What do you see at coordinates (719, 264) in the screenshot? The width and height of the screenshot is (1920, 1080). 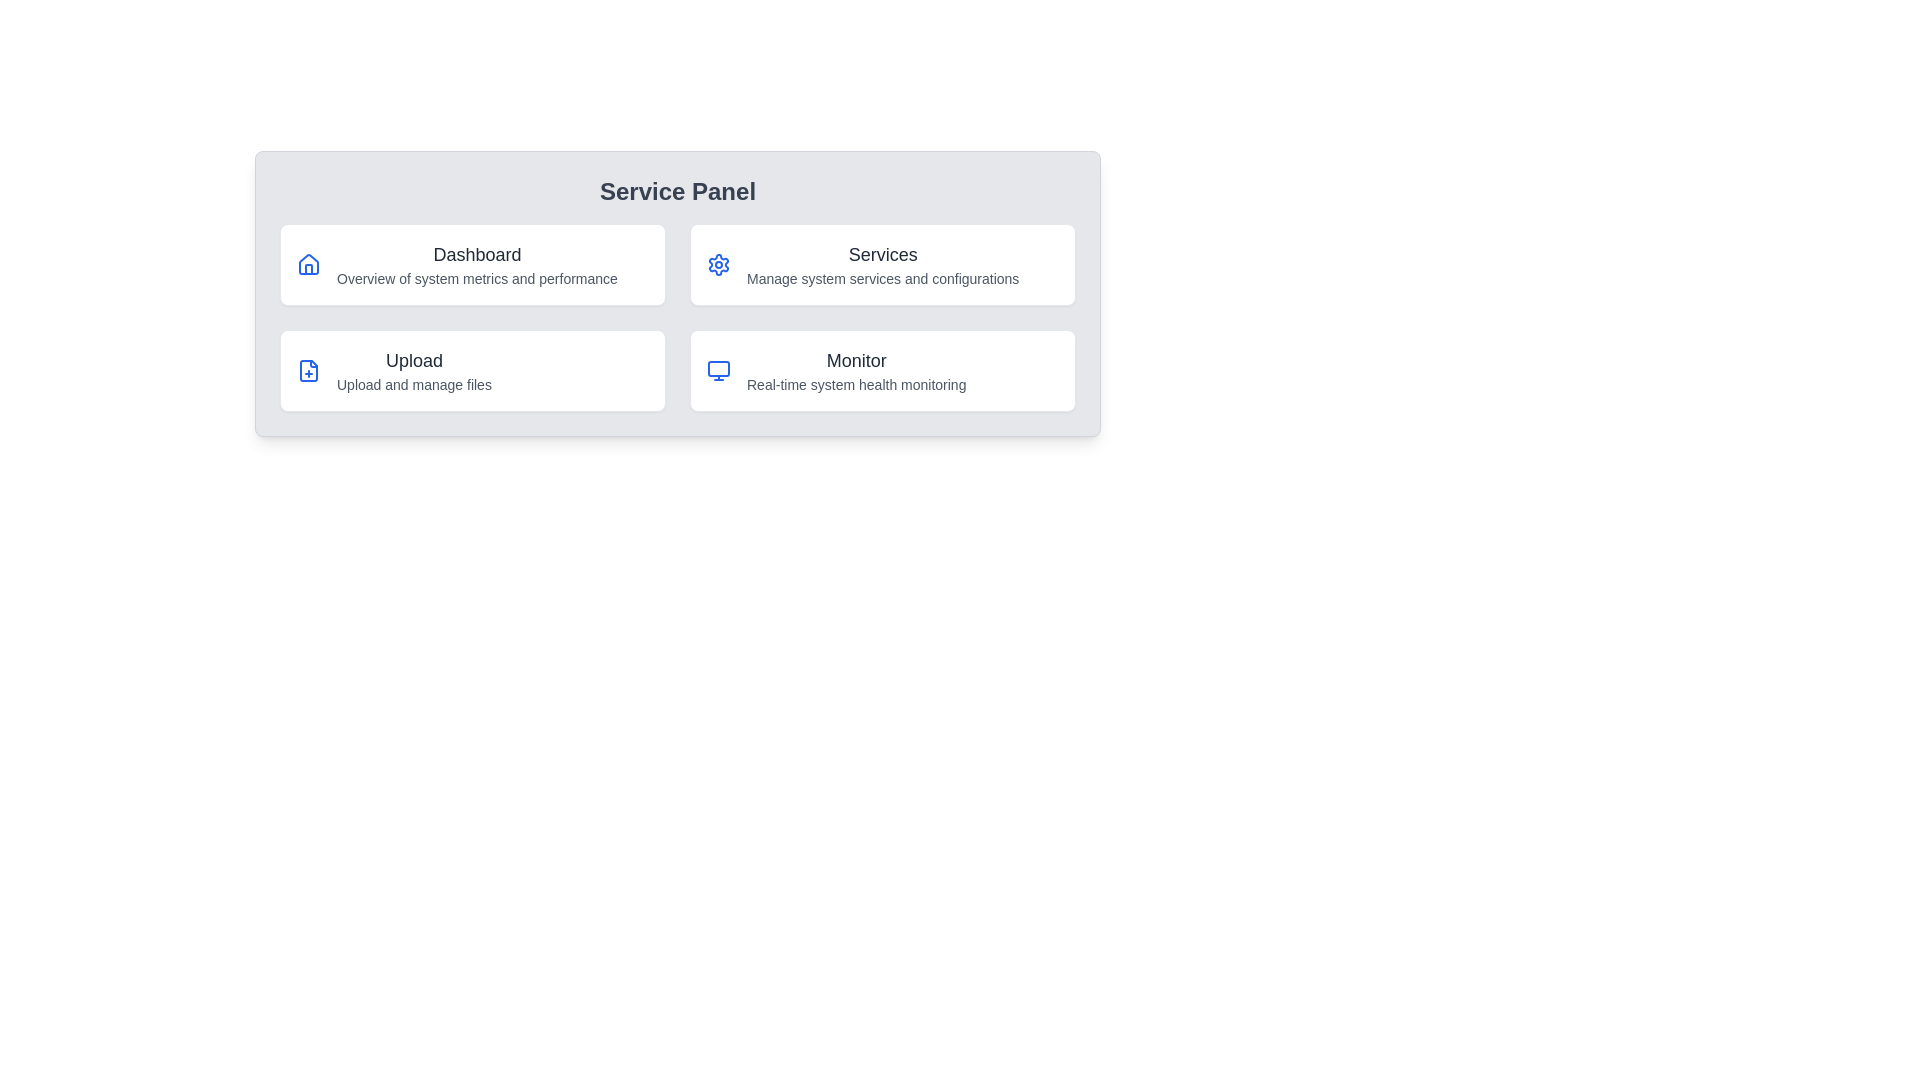 I see `the blue gear icon located in the top-left corner of the 'Services' card within the Service Panel interface` at bounding box center [719, 264].